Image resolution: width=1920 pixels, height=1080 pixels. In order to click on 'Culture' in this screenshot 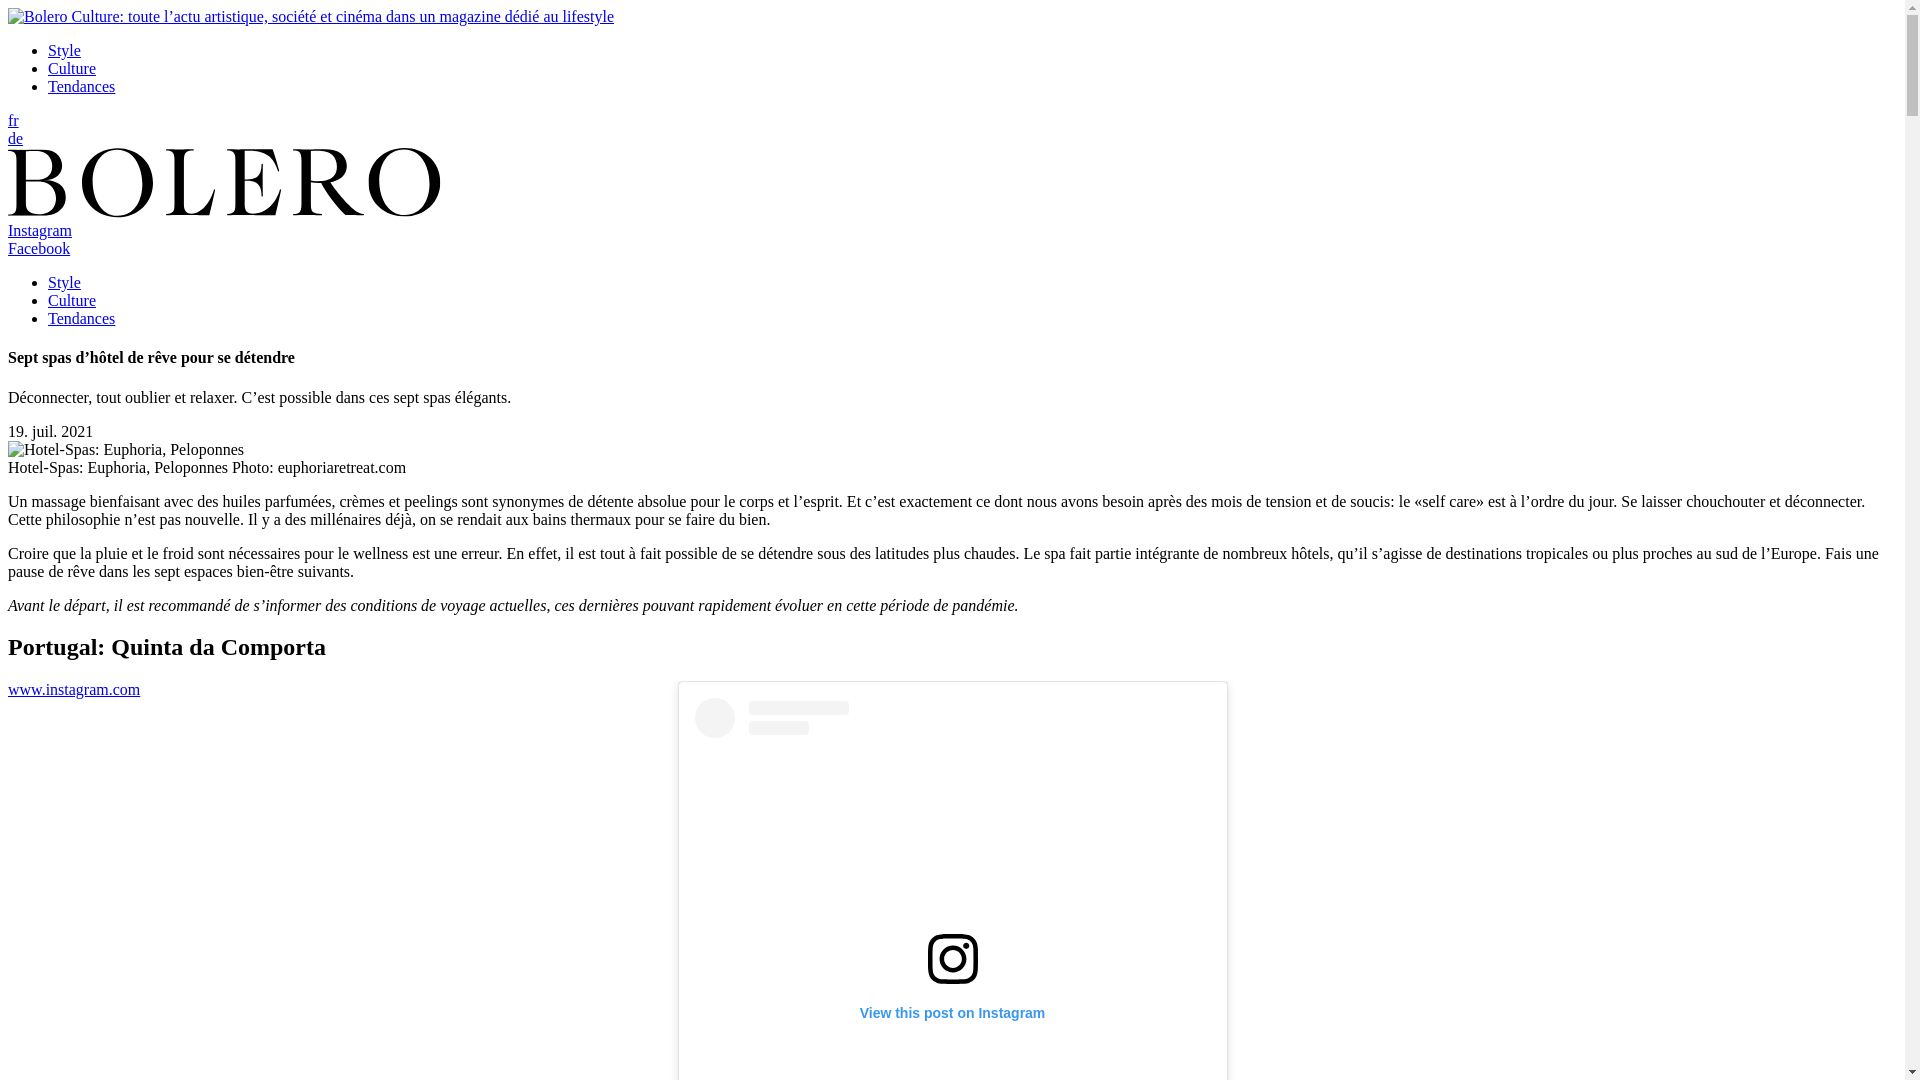, I will do `click(72, 67)`.